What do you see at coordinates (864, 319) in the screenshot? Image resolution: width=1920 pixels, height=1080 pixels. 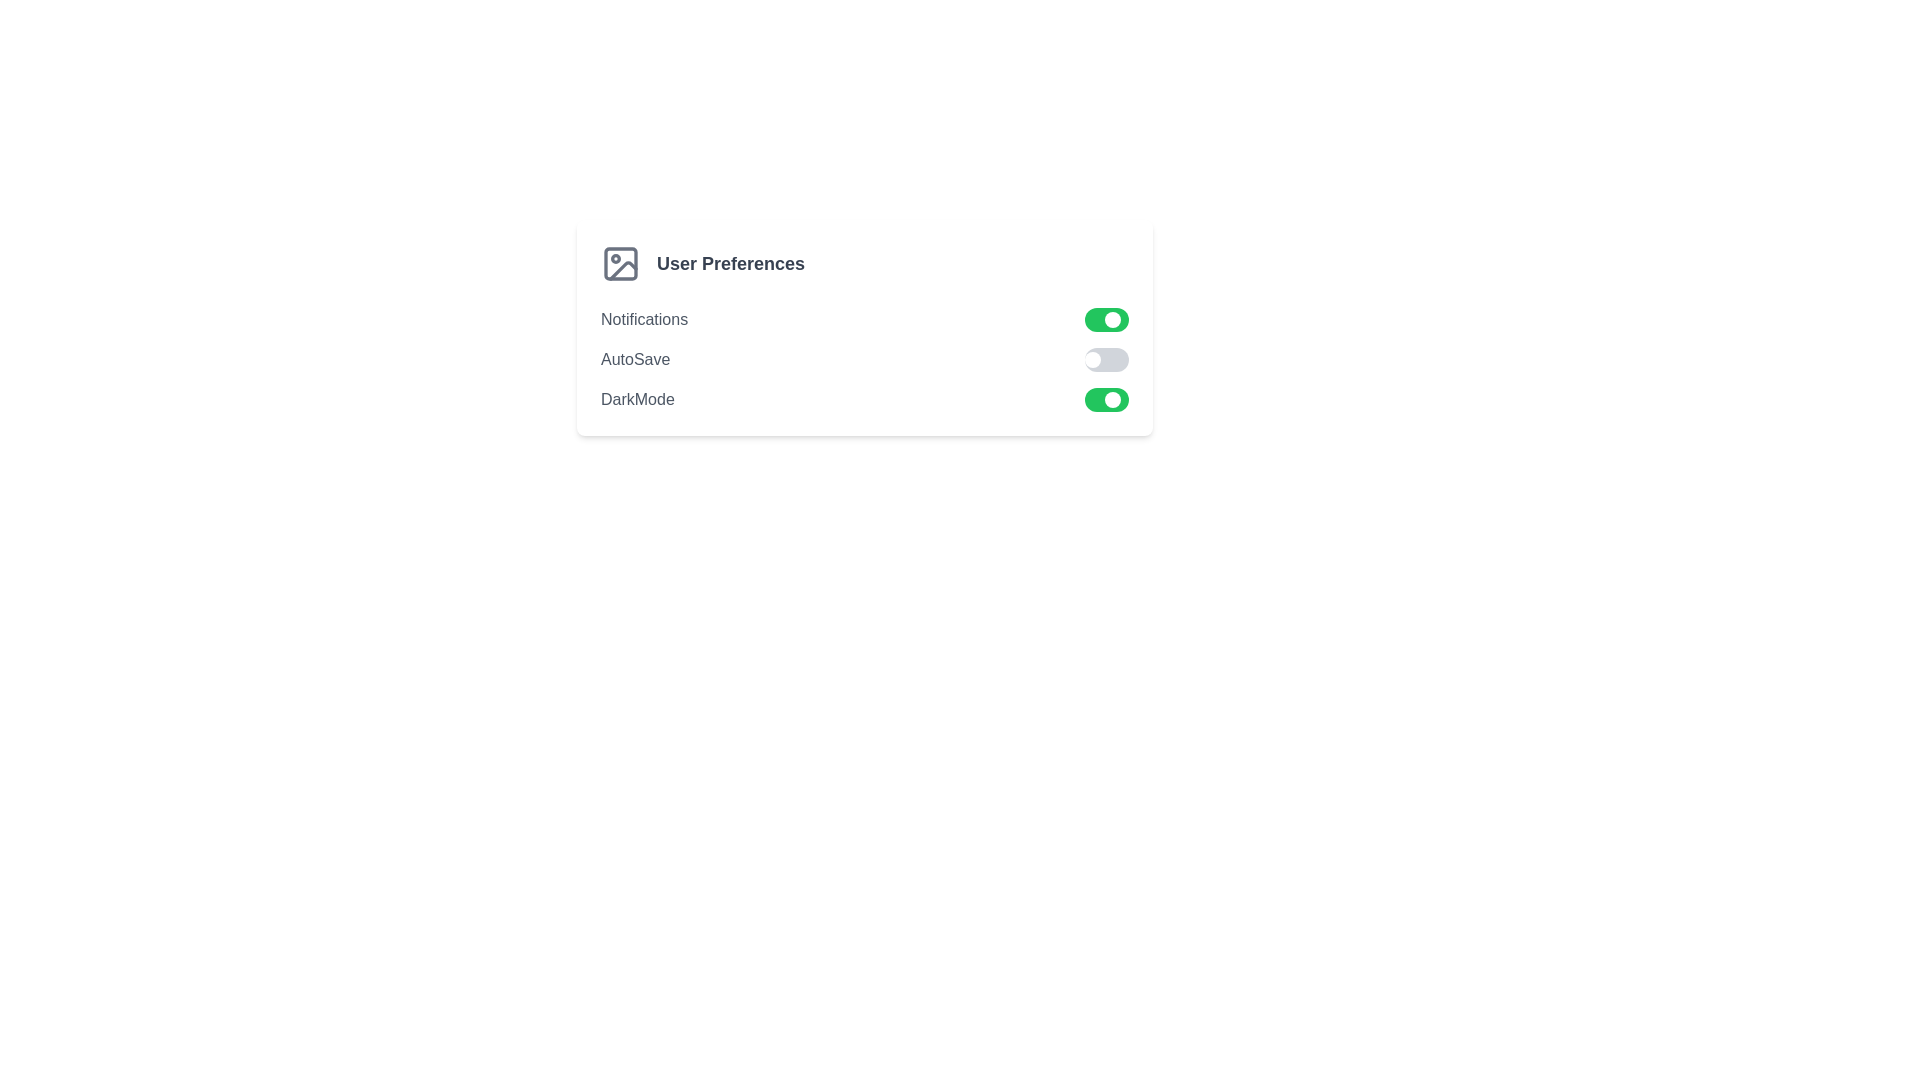 I see `the Toggleable Setting Row for notifications, which is the first row in the User Preferences settings list` at bounding box center [864, 319].